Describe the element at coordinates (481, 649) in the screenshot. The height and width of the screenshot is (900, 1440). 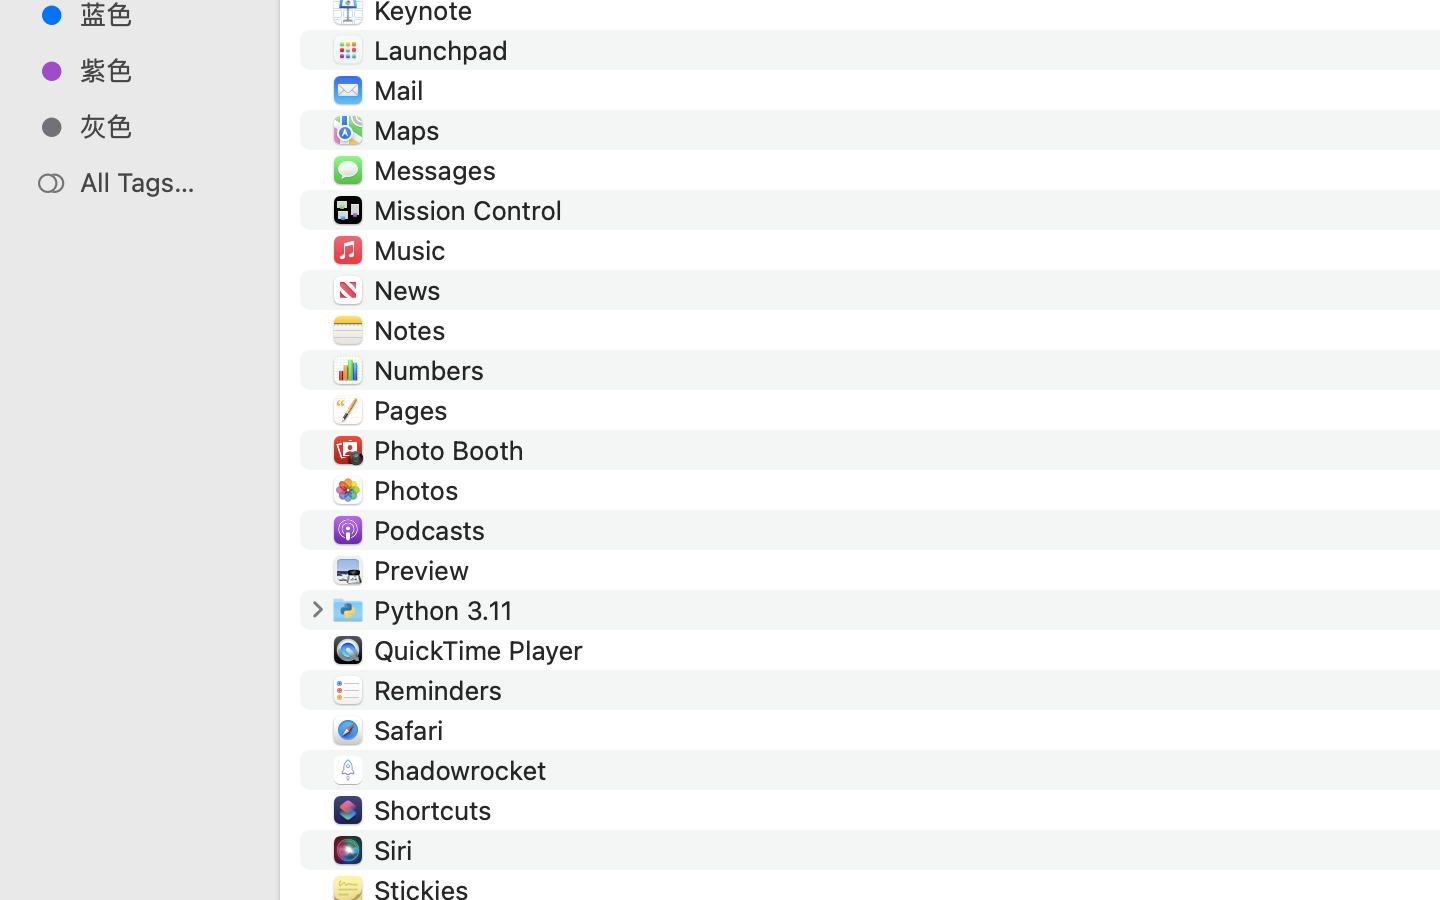
I see `'QuickTime Player'` at that location.